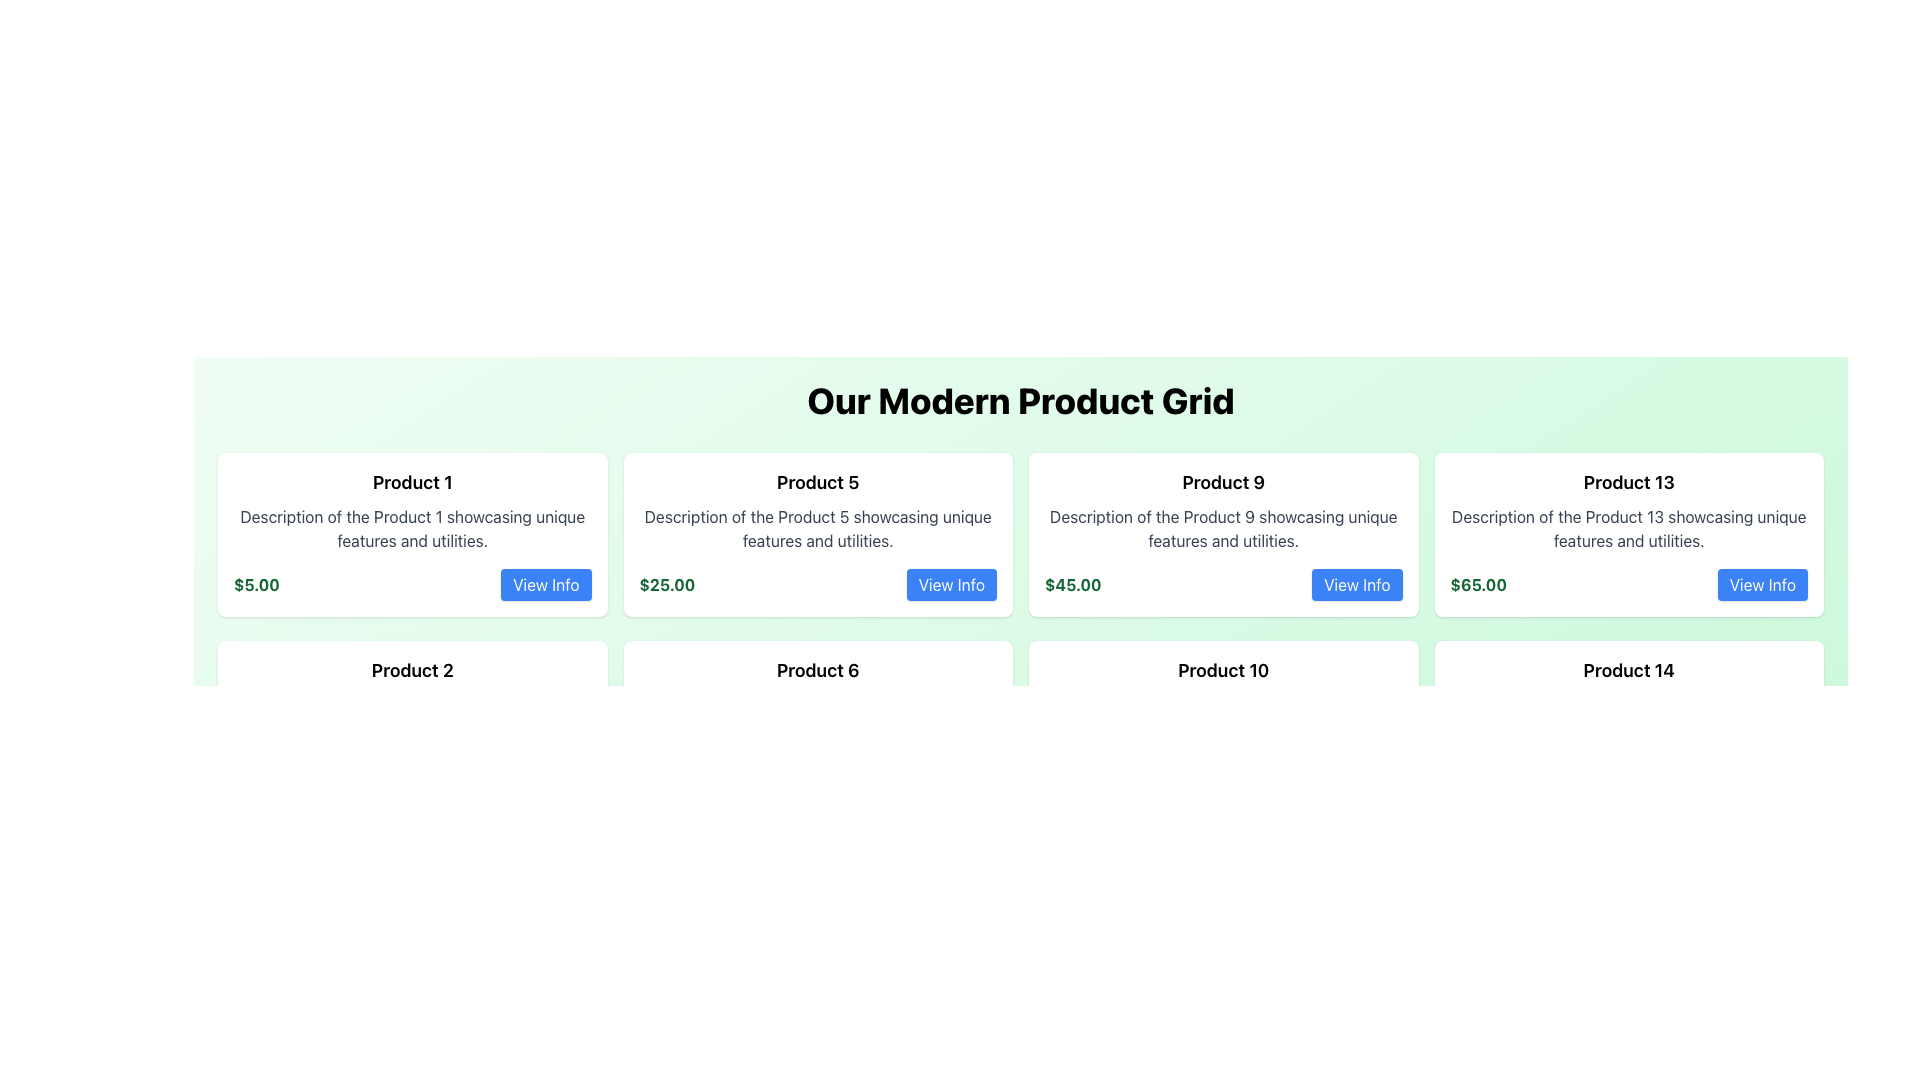 The width and height of the screenshot is (1920, 1080). Describe the element at coordinates (818, 482) in the screenshot. I see `the text label that serves as the title for the product in the card located in the second column of the top row of the grid layout for accessibility purposes` at that location.